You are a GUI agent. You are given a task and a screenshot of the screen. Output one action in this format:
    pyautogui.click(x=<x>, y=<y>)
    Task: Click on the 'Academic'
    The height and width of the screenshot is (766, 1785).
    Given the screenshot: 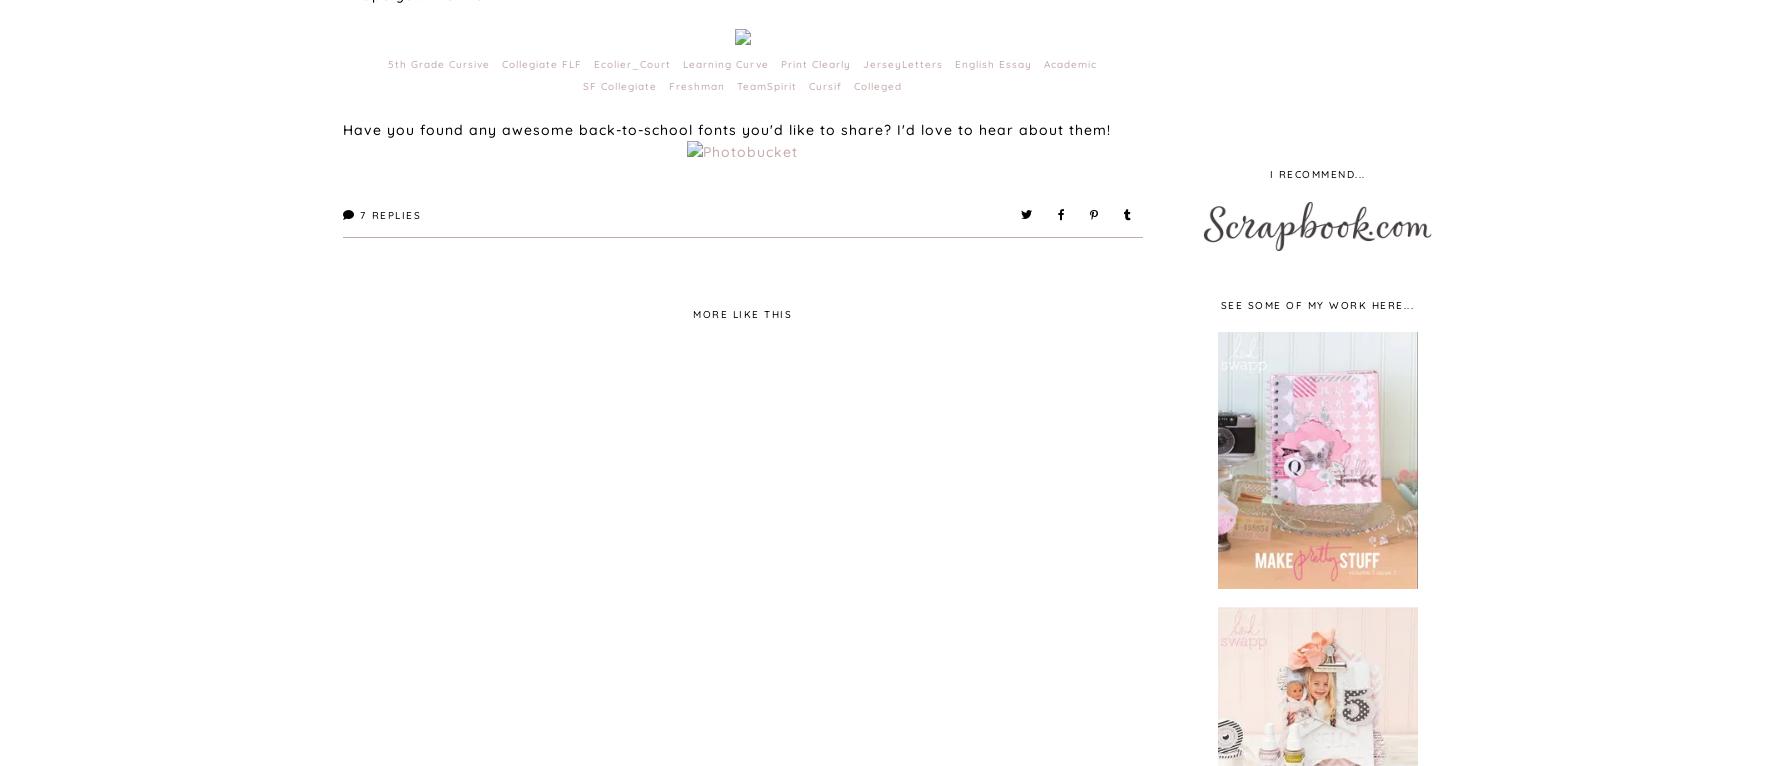 What is the action you would take?
    pyautogui.click(x=1070, y=63)
    